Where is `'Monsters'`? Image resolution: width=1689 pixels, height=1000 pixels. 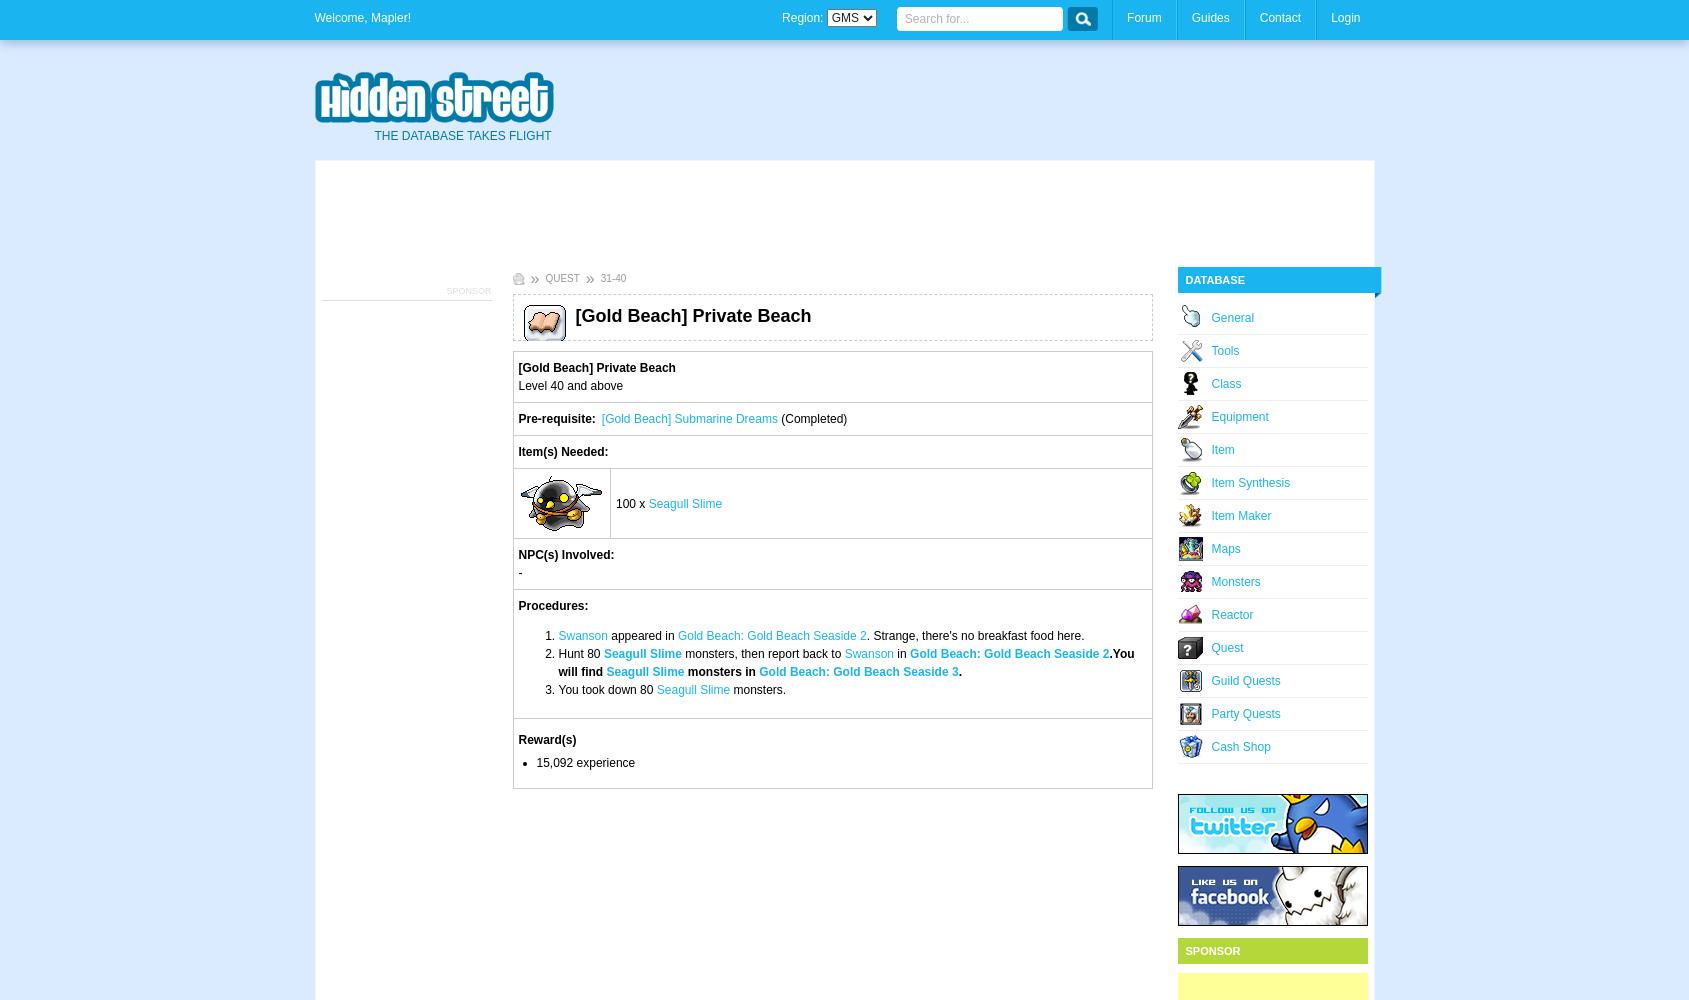 'Monsters' is located at coordinates (1235, 581).